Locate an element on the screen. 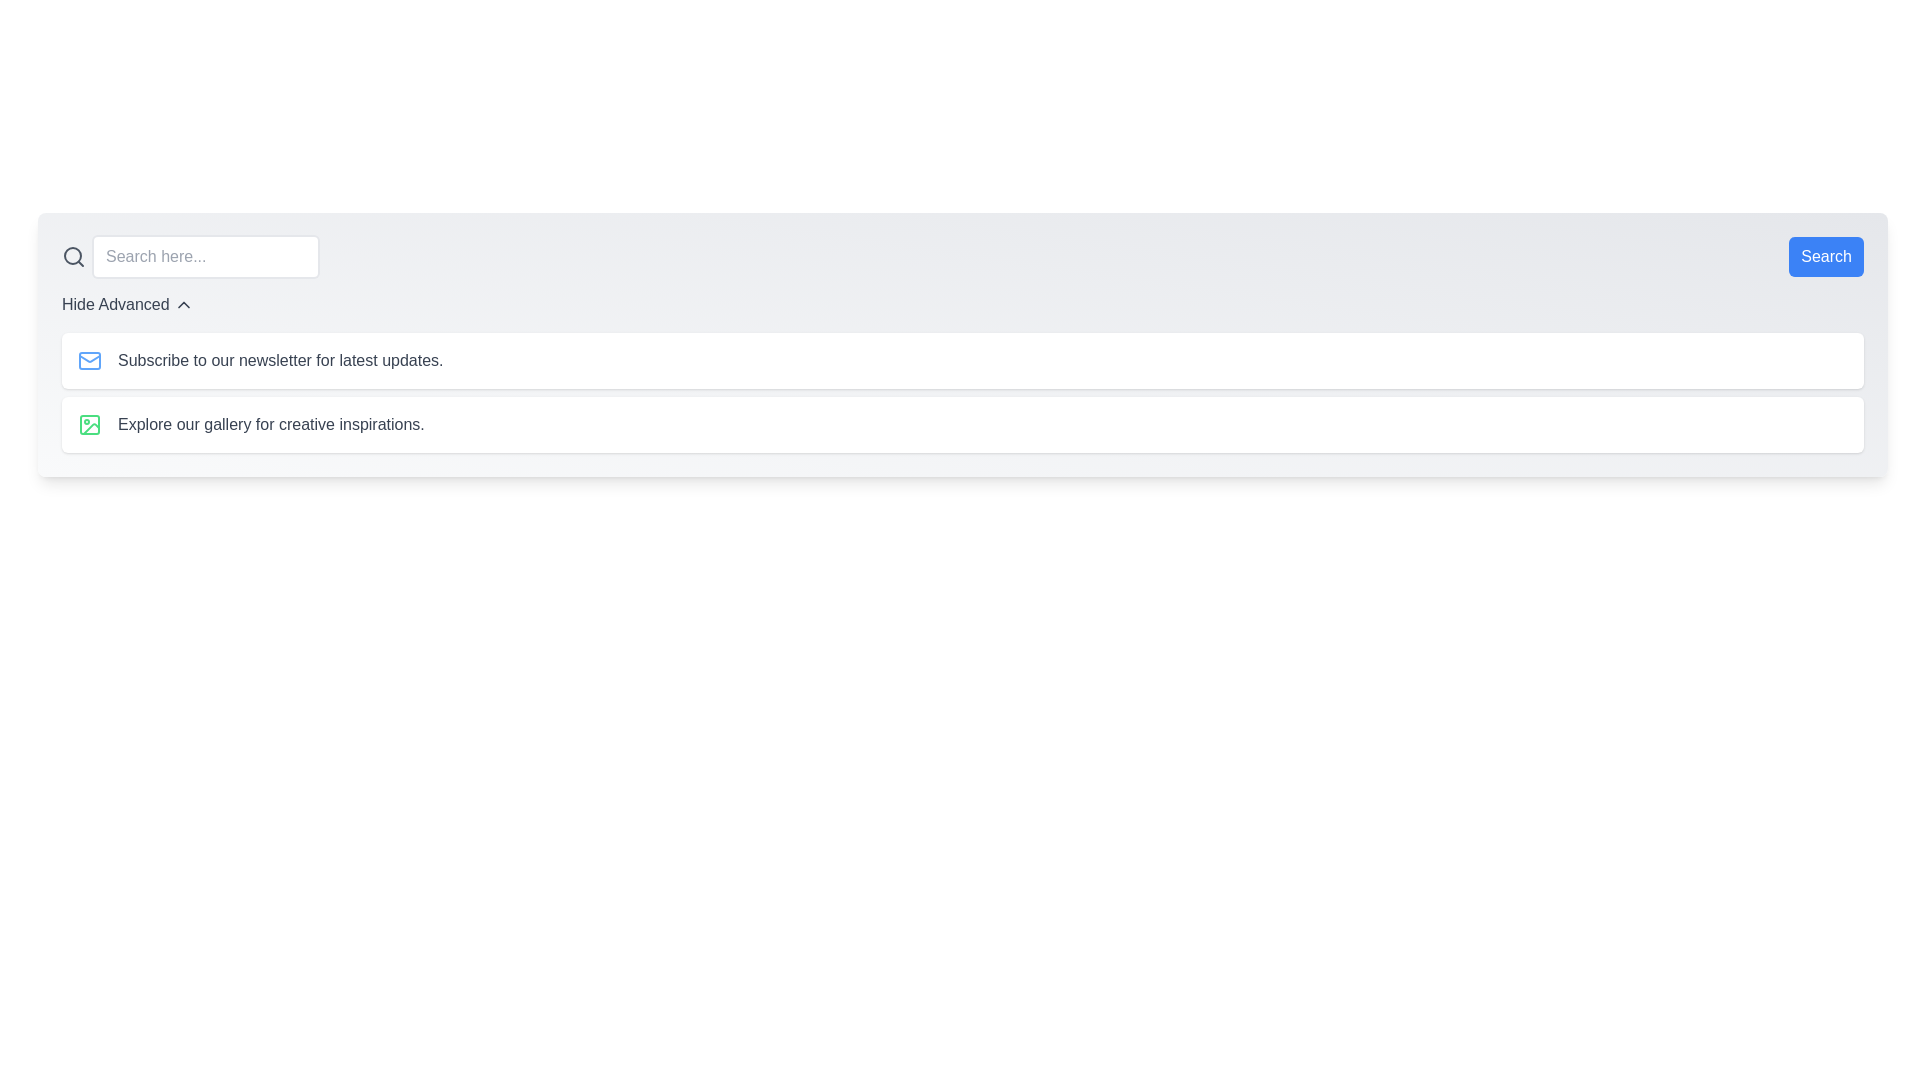 The height and width of the screenshot is (1080, 1920). 'Hide Advanced' button, which is a clickable text block styled in gray and located near the top-left of the interface, for debugging purposes is located at coordinates (126, 304).